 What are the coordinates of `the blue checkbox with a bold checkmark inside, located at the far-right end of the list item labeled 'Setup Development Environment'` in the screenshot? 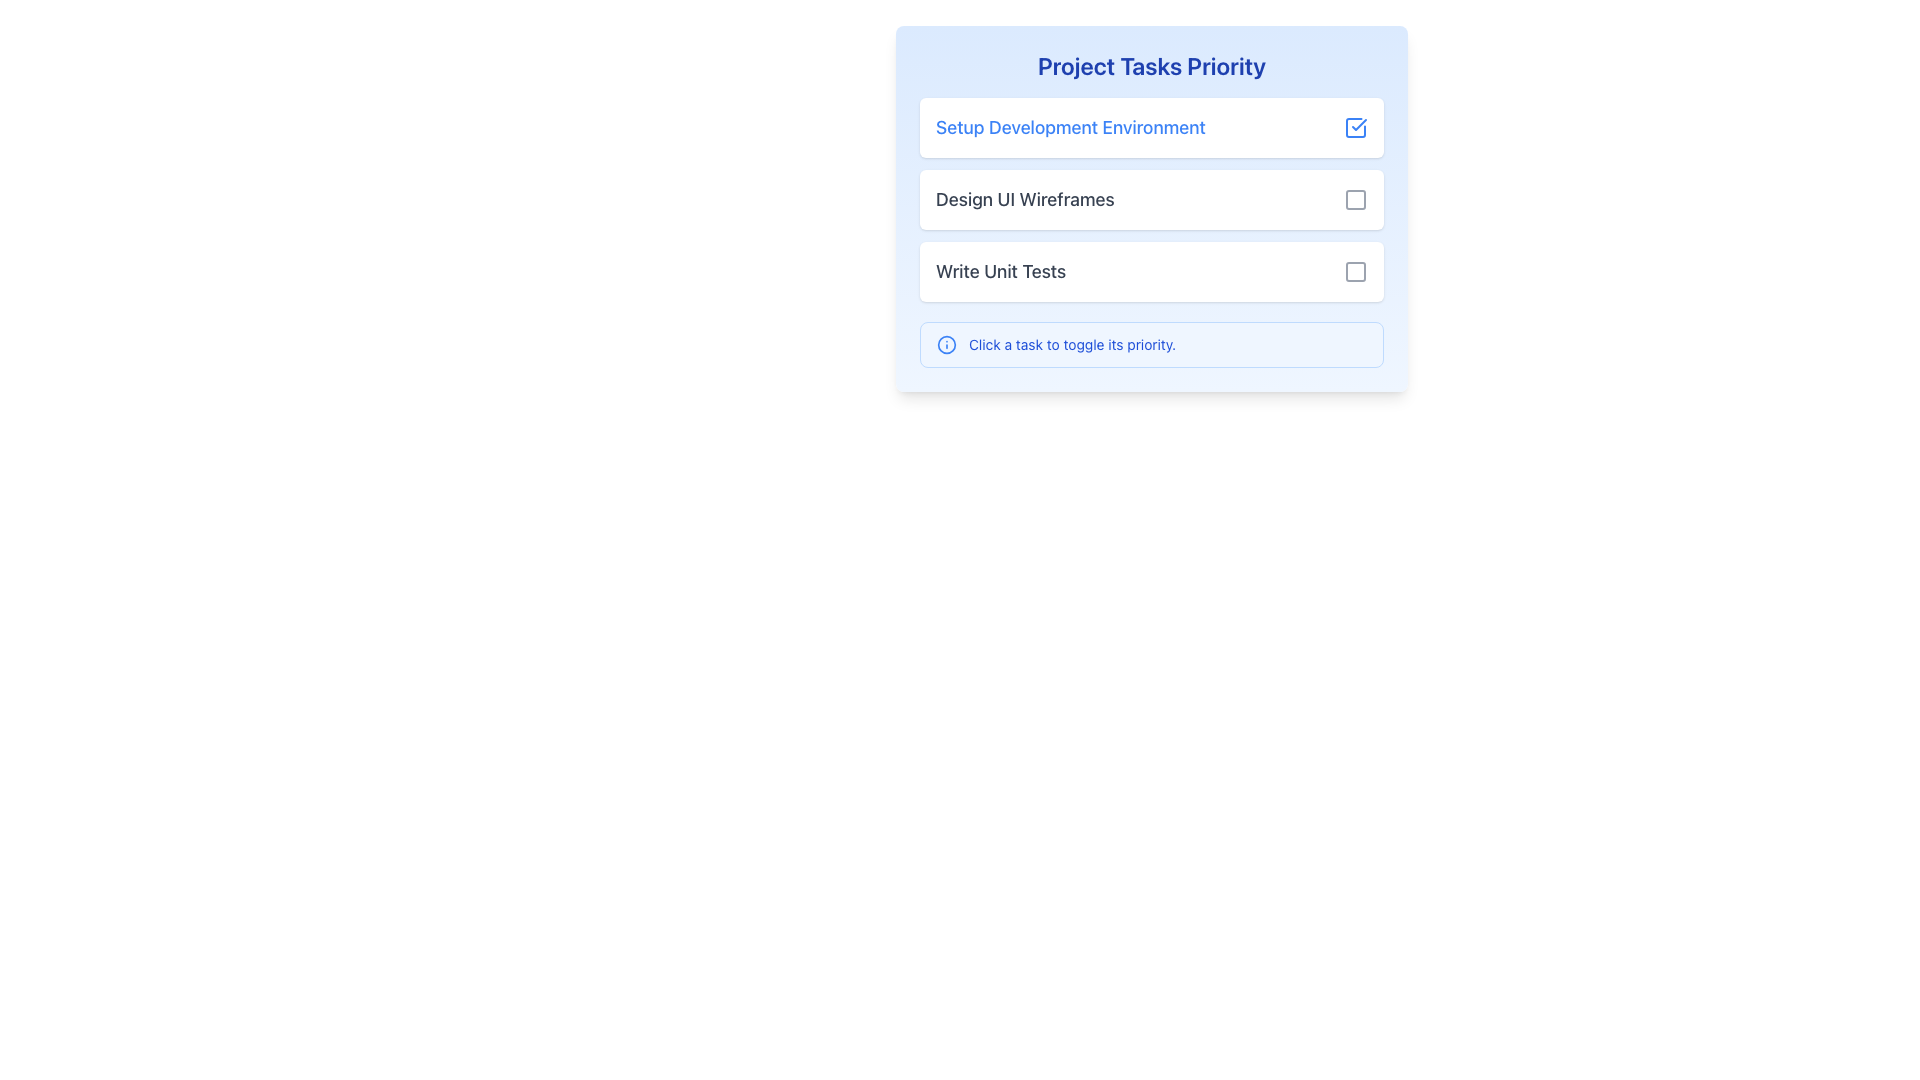 It's located at (1356, 127).